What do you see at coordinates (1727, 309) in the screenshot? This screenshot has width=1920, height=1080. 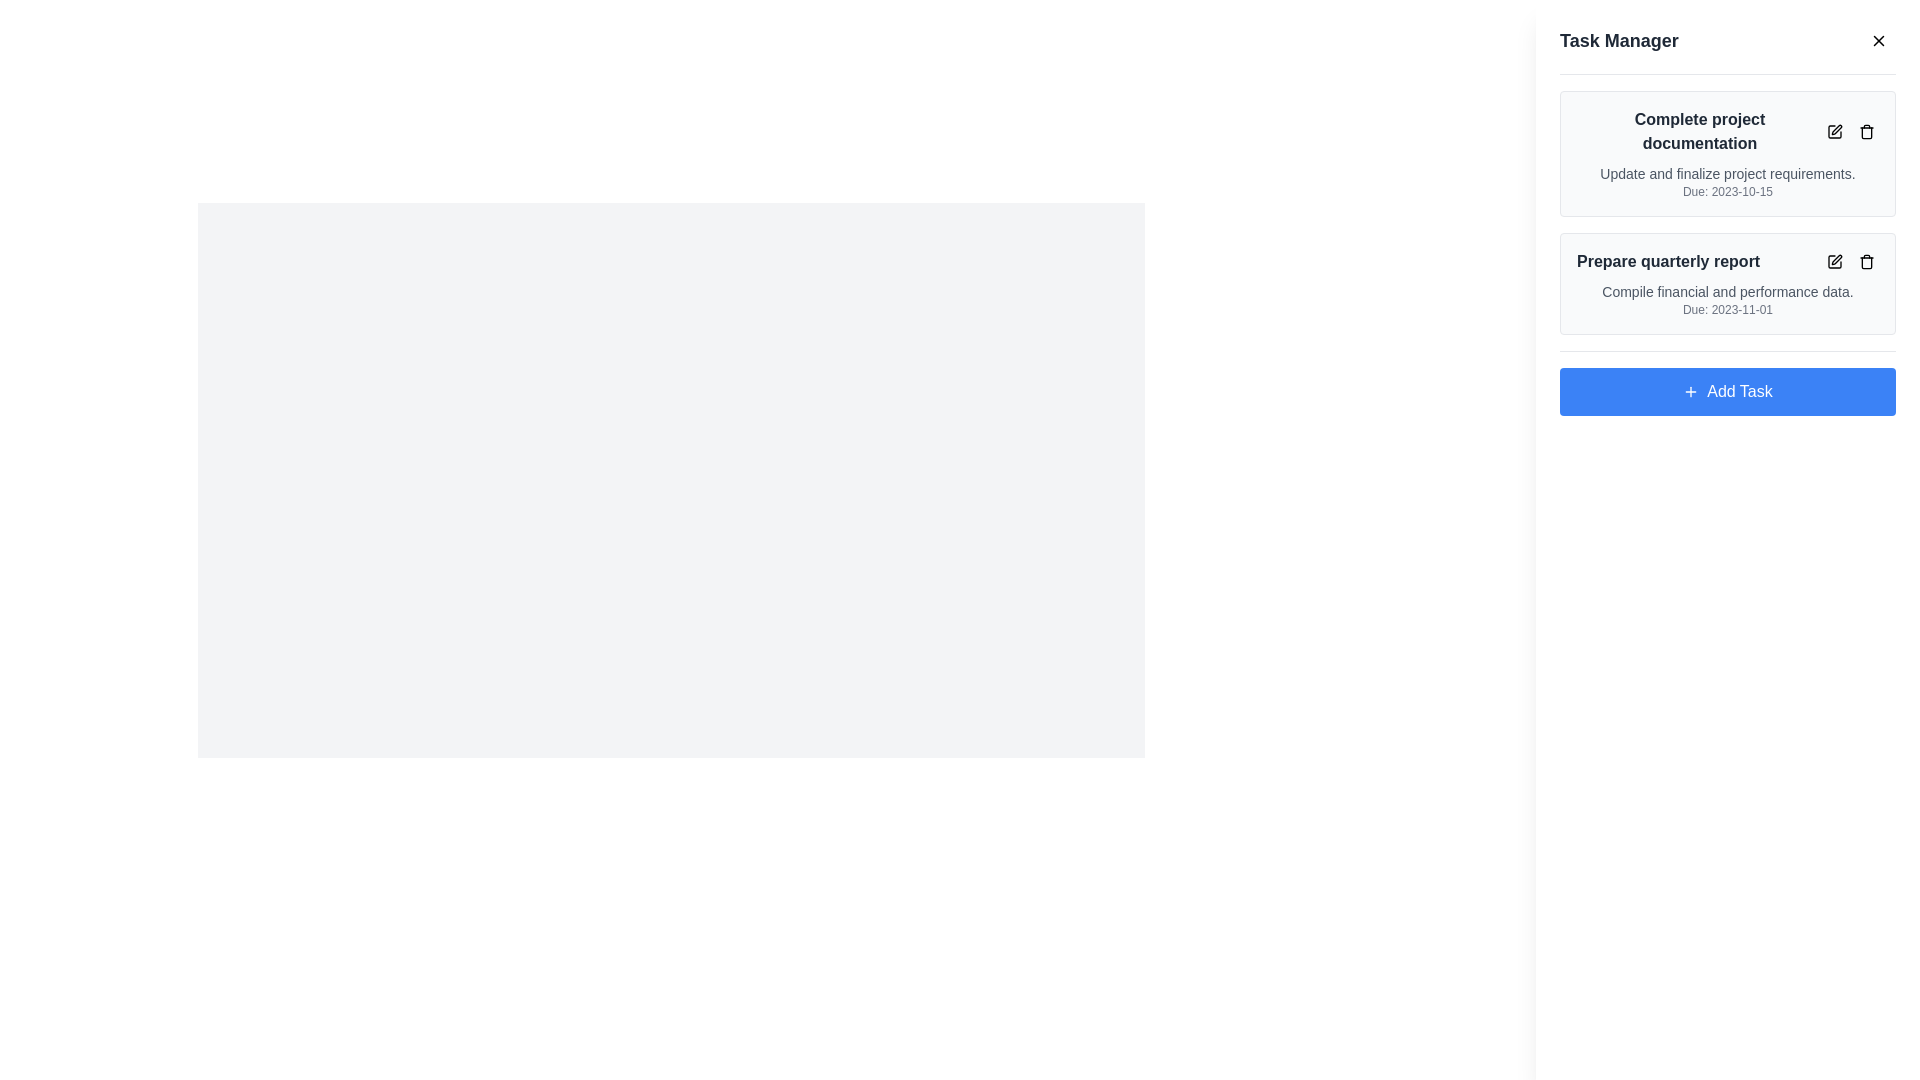 I see `the text label displaying 'Due: 2023-11-01' located at the bottom of the 'Prepare quarterly report' card in the 'Task Manager' section` at bounding box center [1727, 309].